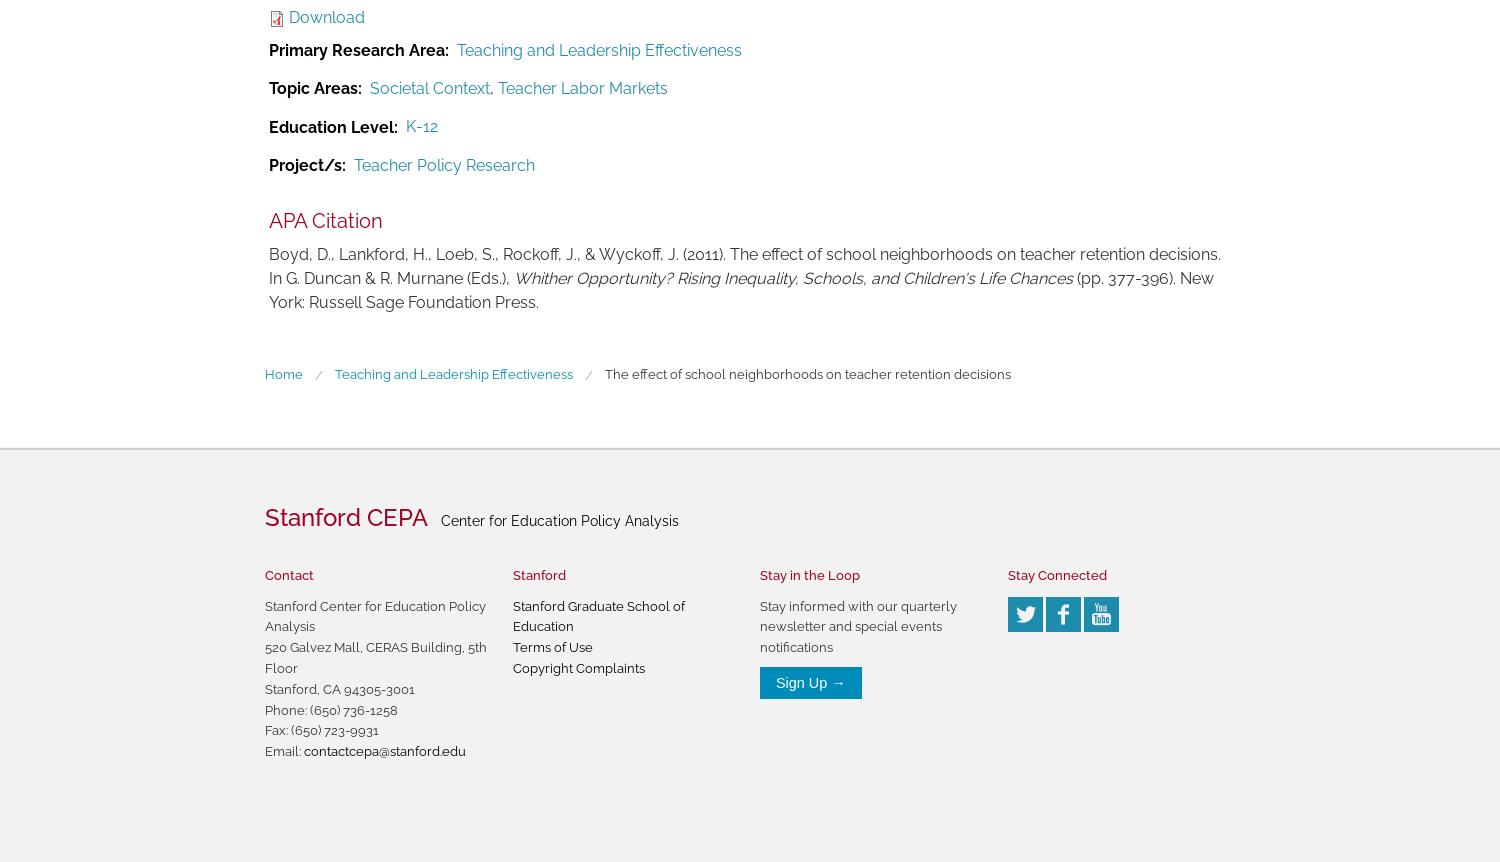 The image size is (1500, 862). What do you see at coordinates (857, 626) in the screenshot?
I see `'Stay informed with our quarterly newsletter and special events notifications'` at bounding box center [857, 626].